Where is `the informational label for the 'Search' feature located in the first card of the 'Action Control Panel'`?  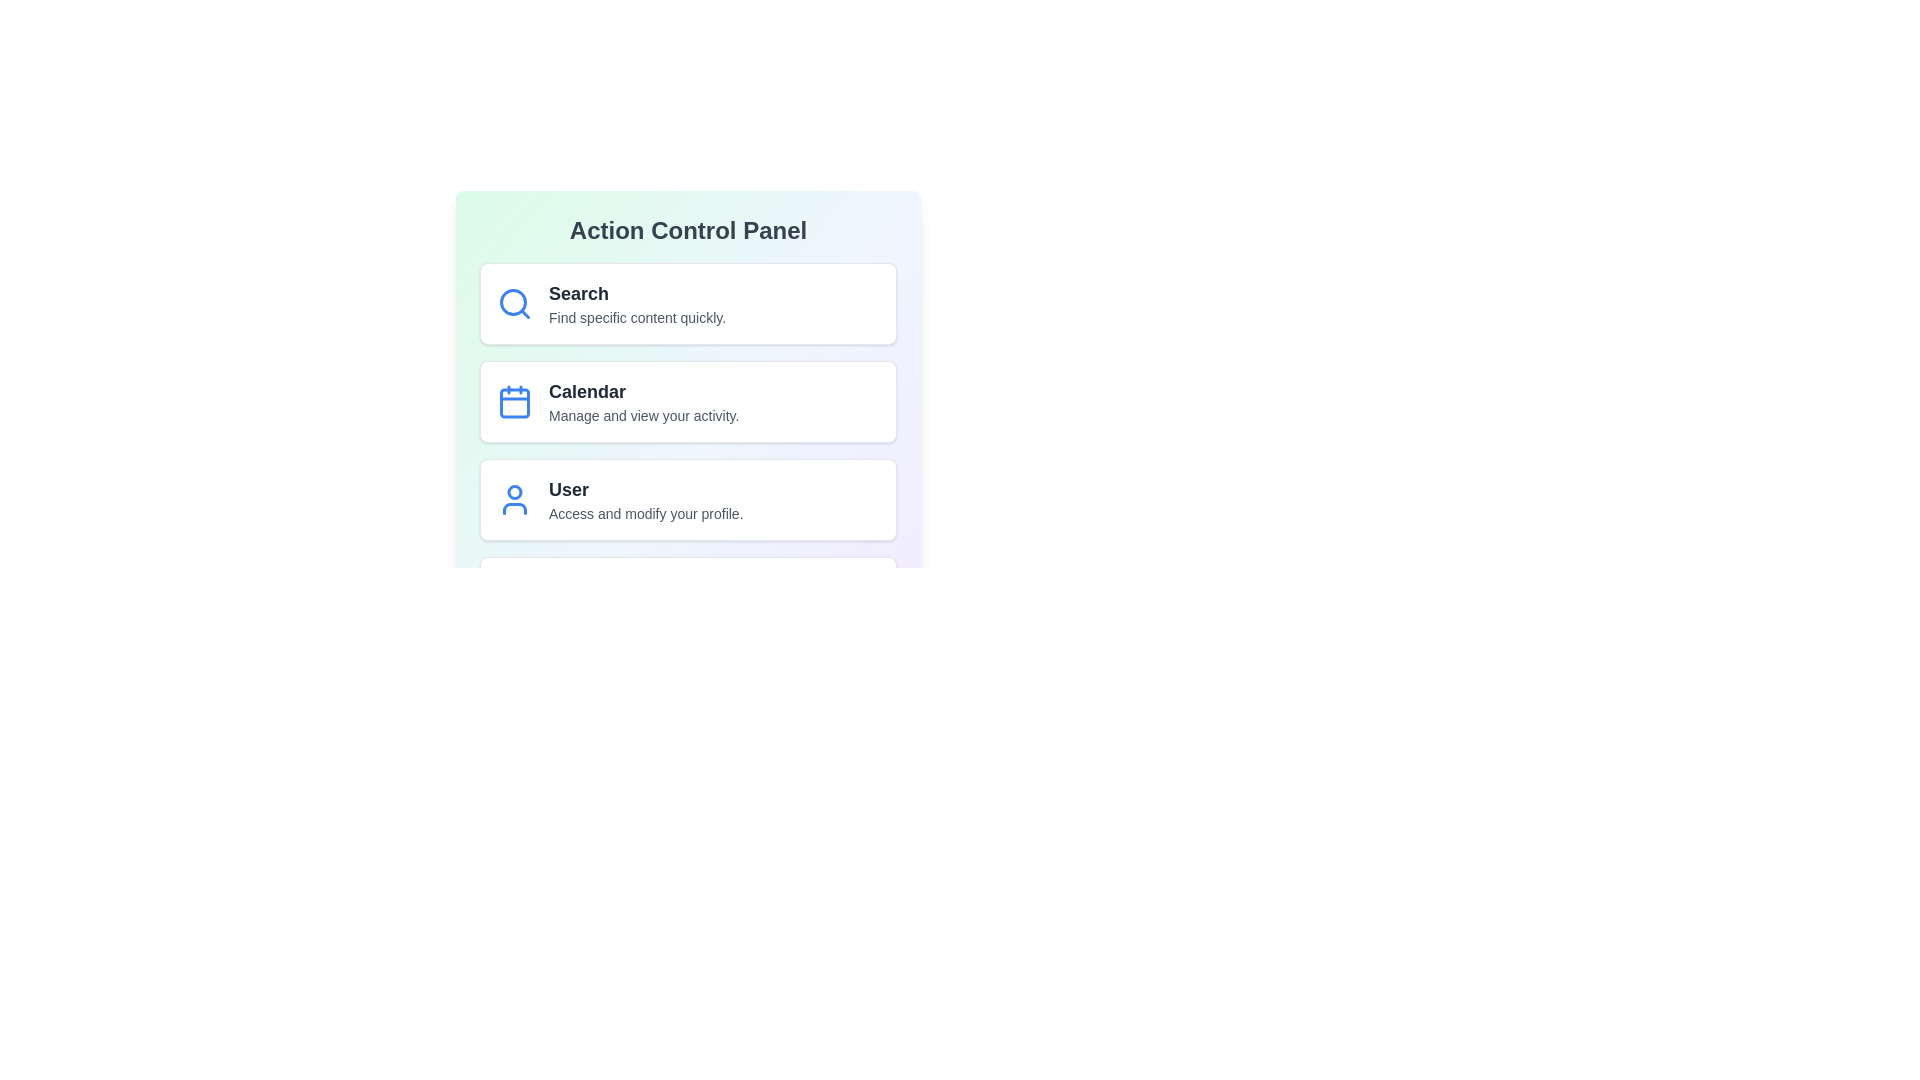
the informational label for the 'Search' feature located in the first card of the 'Action Control Panel' is located at coordinates (636, 304).